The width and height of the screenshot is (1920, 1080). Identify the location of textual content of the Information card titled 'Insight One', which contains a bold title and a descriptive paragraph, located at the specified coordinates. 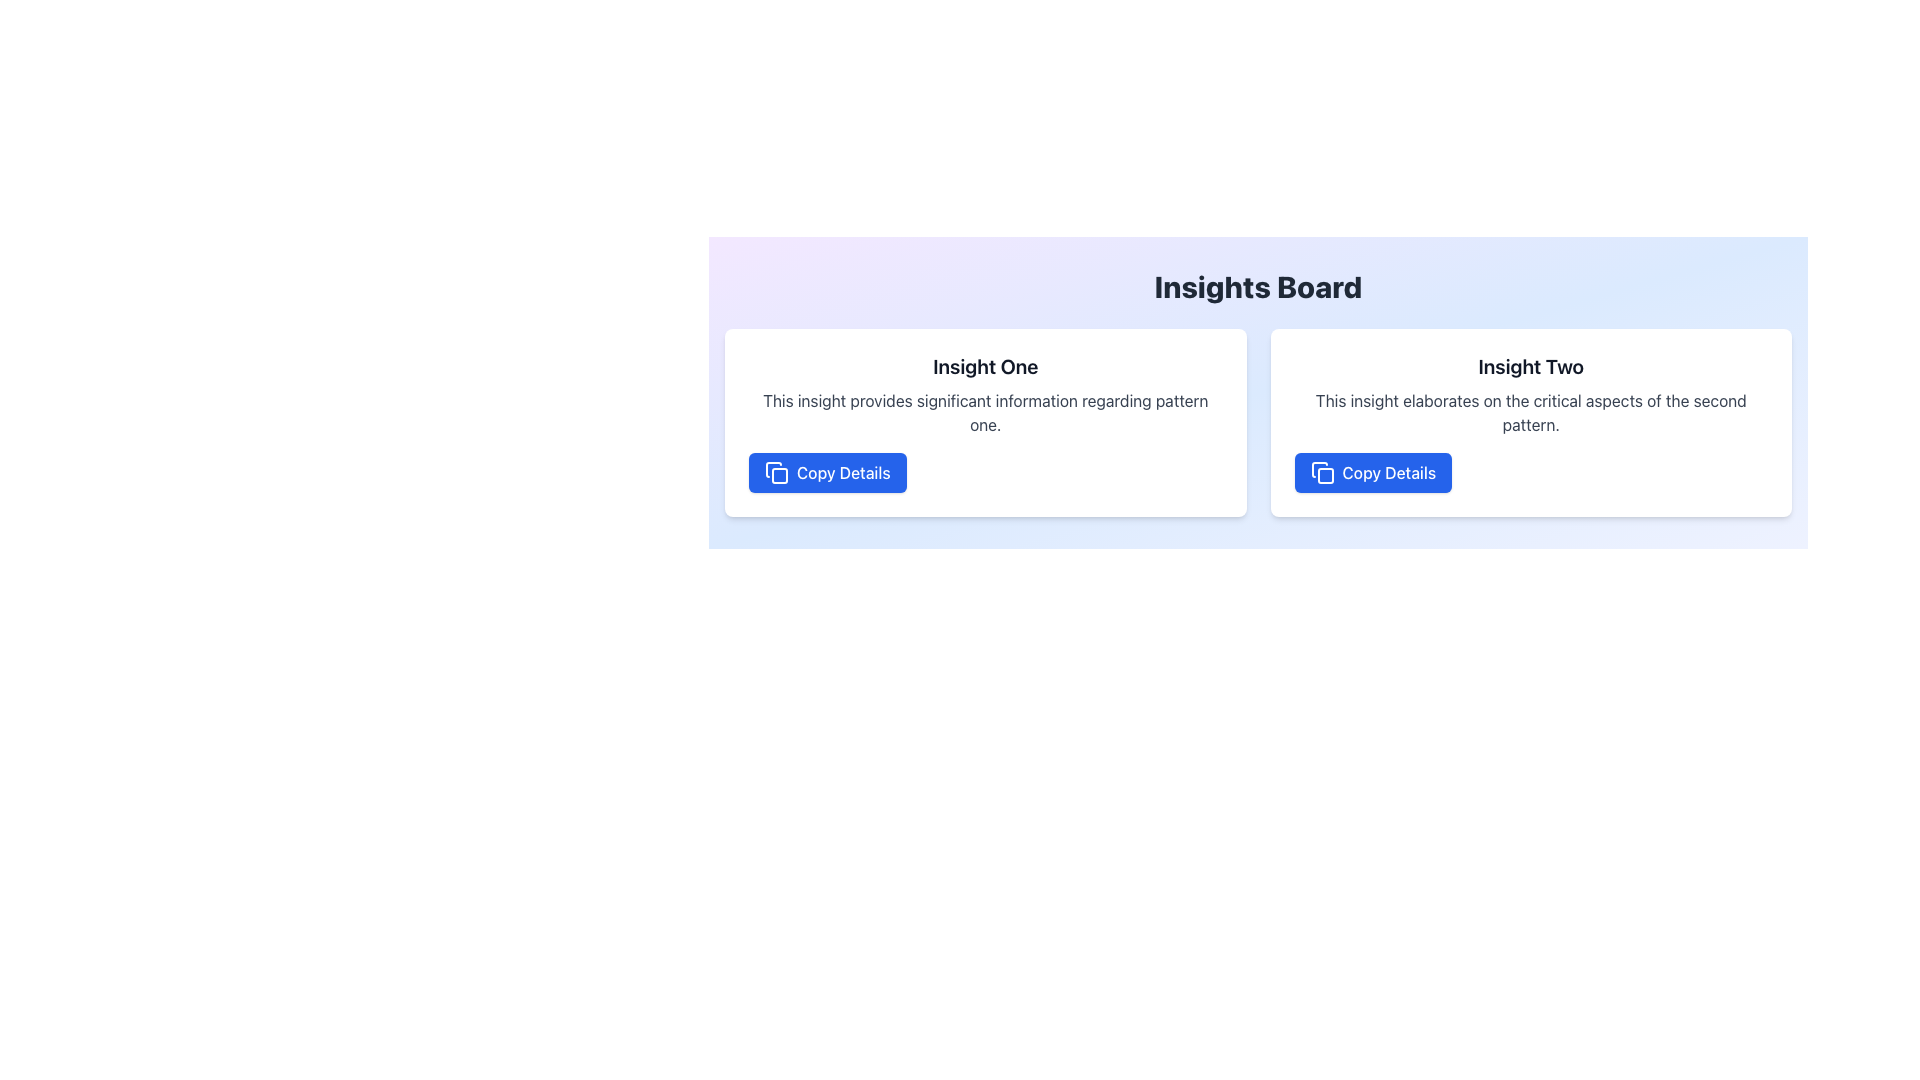
(985, 422).